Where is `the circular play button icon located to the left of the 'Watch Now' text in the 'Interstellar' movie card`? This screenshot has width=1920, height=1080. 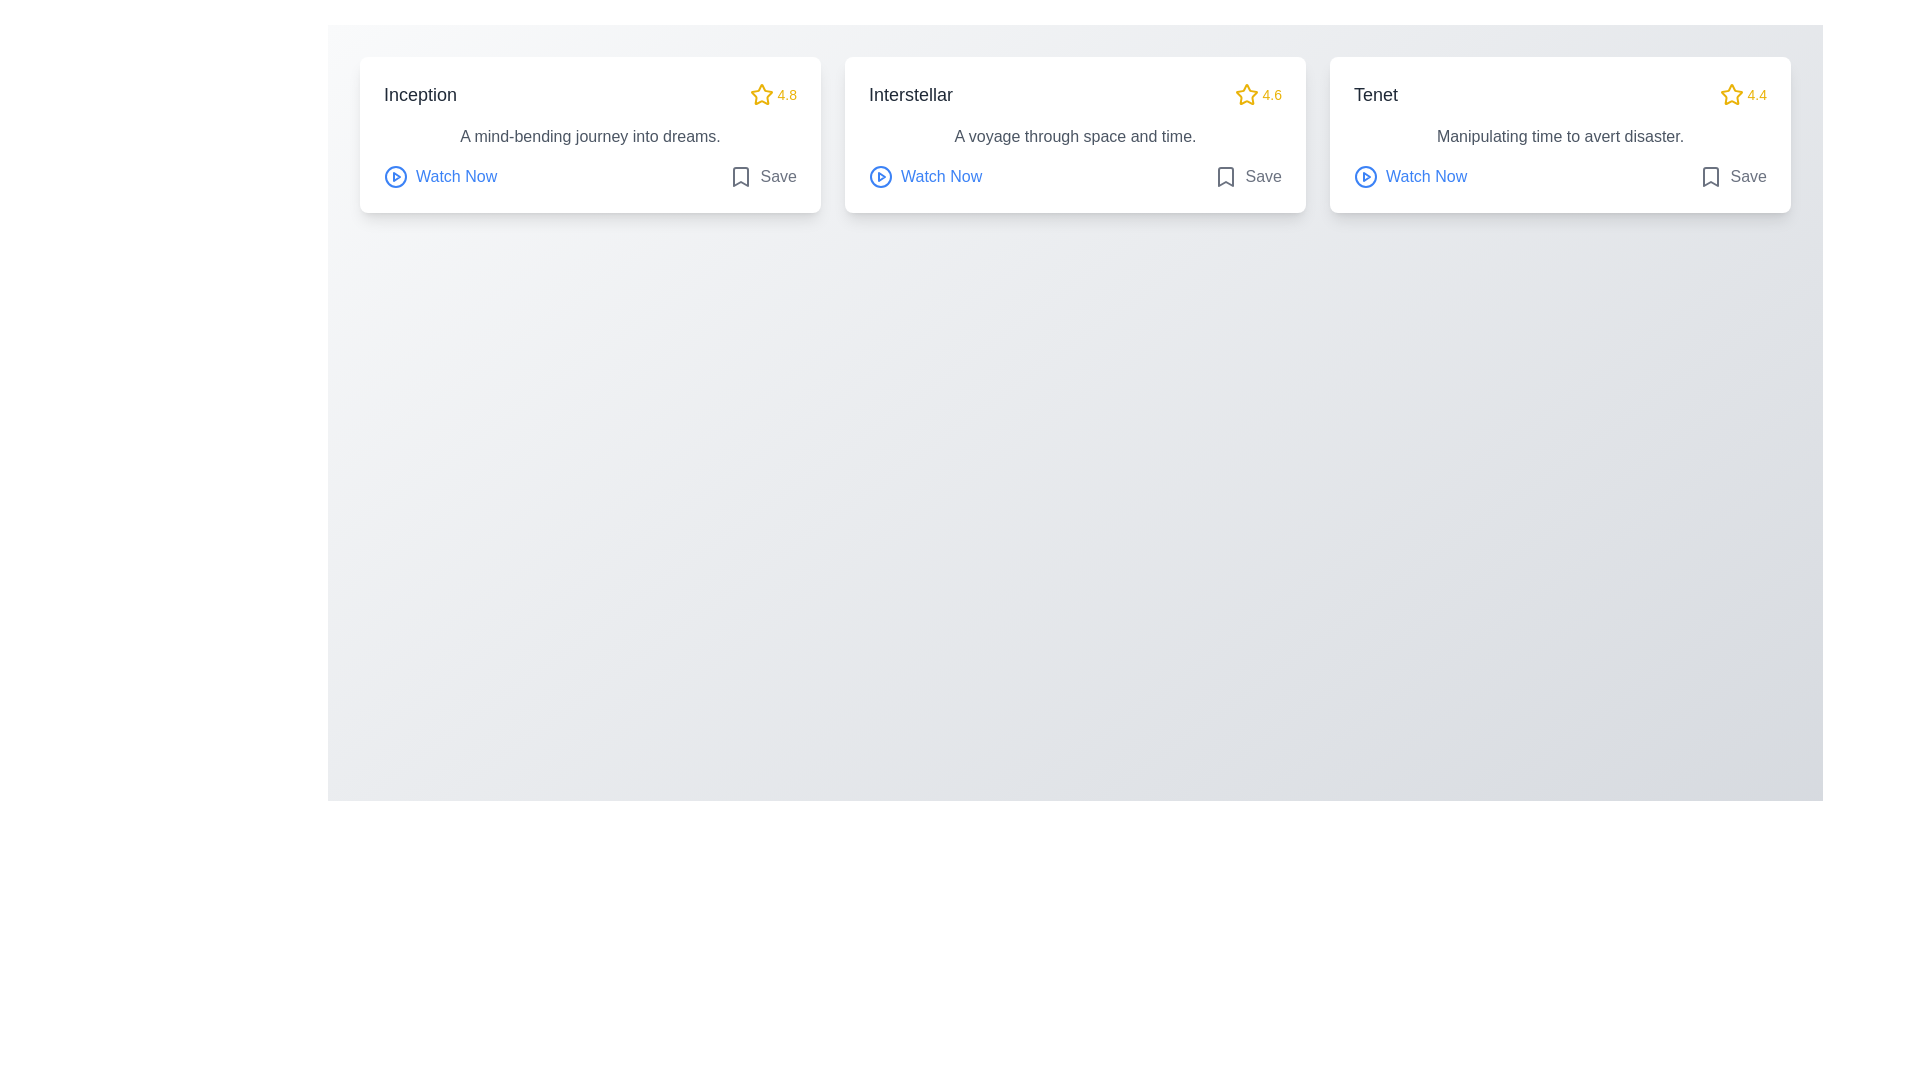 the circular play button icon located to the left of the 'Watch Now' text in the 'Interstellar' movie card is located at coordinates (880, 176).